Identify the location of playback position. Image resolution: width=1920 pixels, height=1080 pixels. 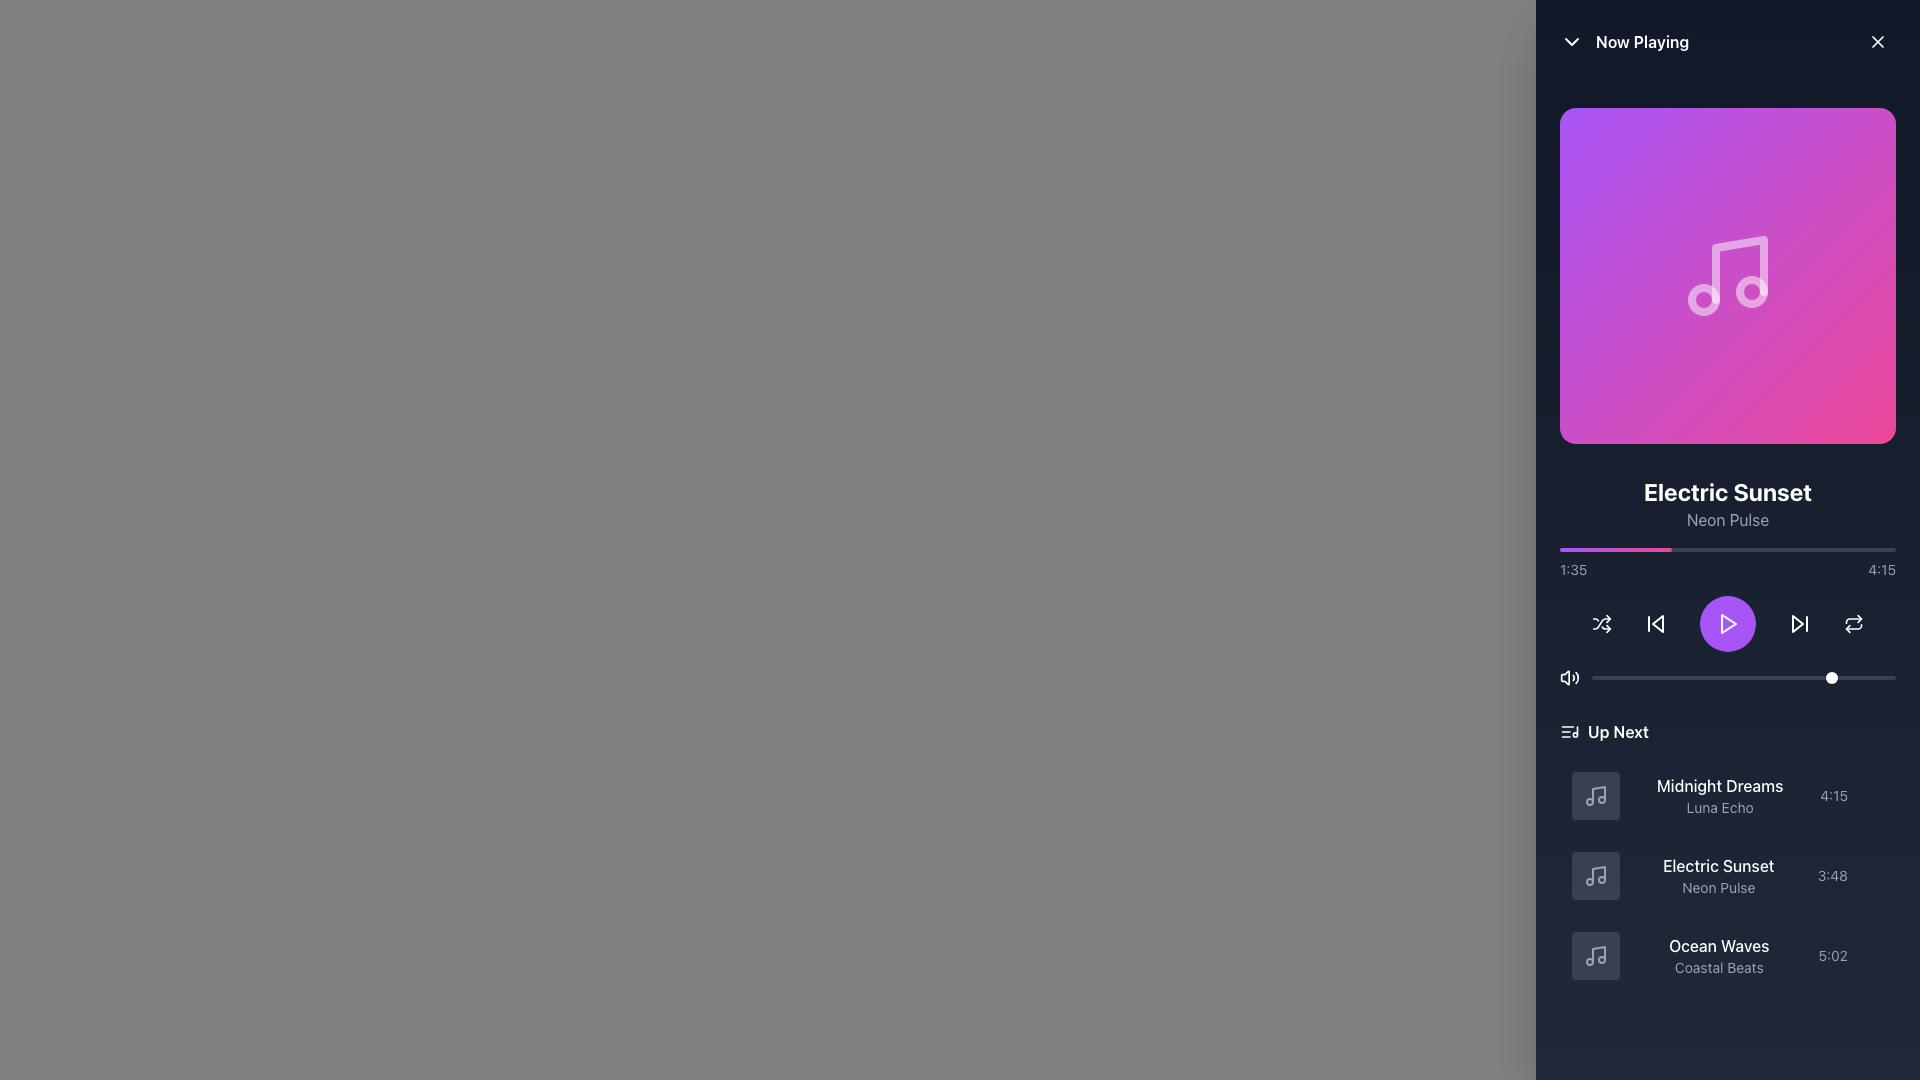
(1686, 550).